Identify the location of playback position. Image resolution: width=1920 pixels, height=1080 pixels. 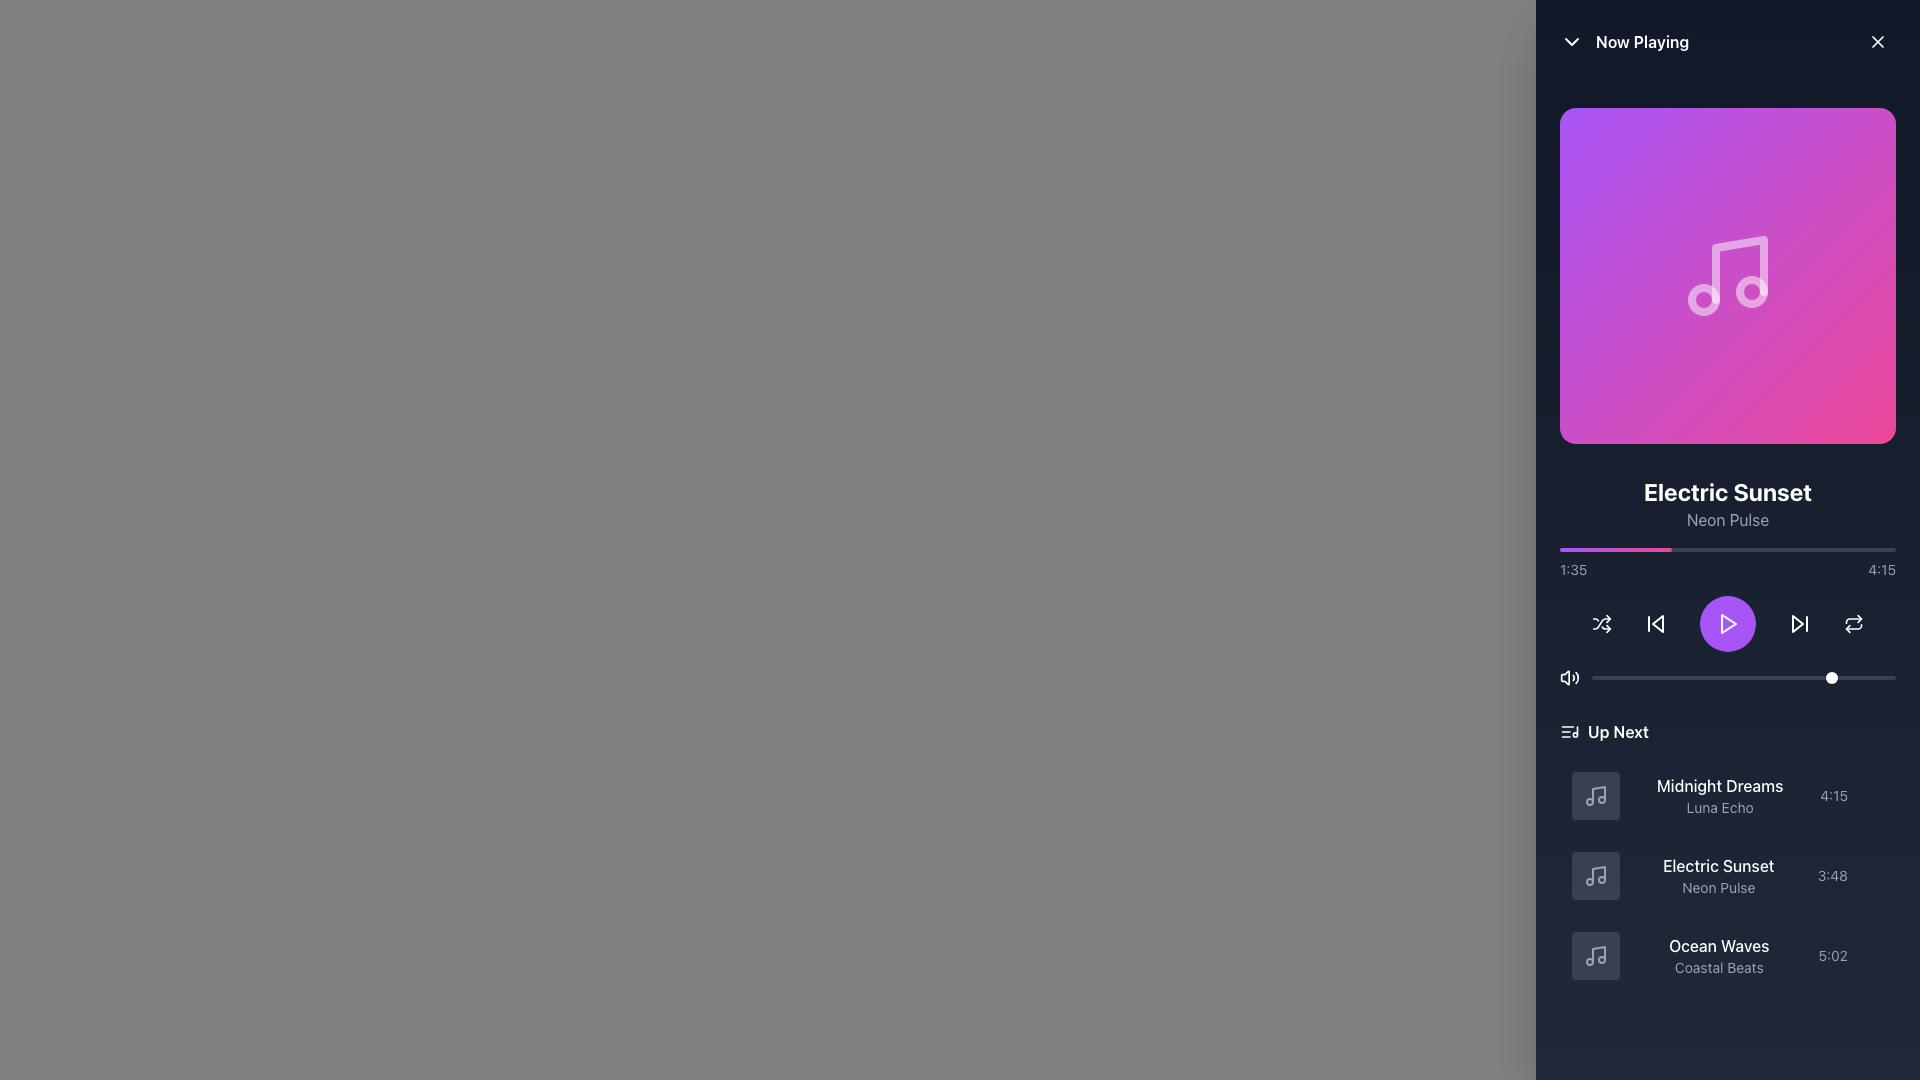
(1686, 550).